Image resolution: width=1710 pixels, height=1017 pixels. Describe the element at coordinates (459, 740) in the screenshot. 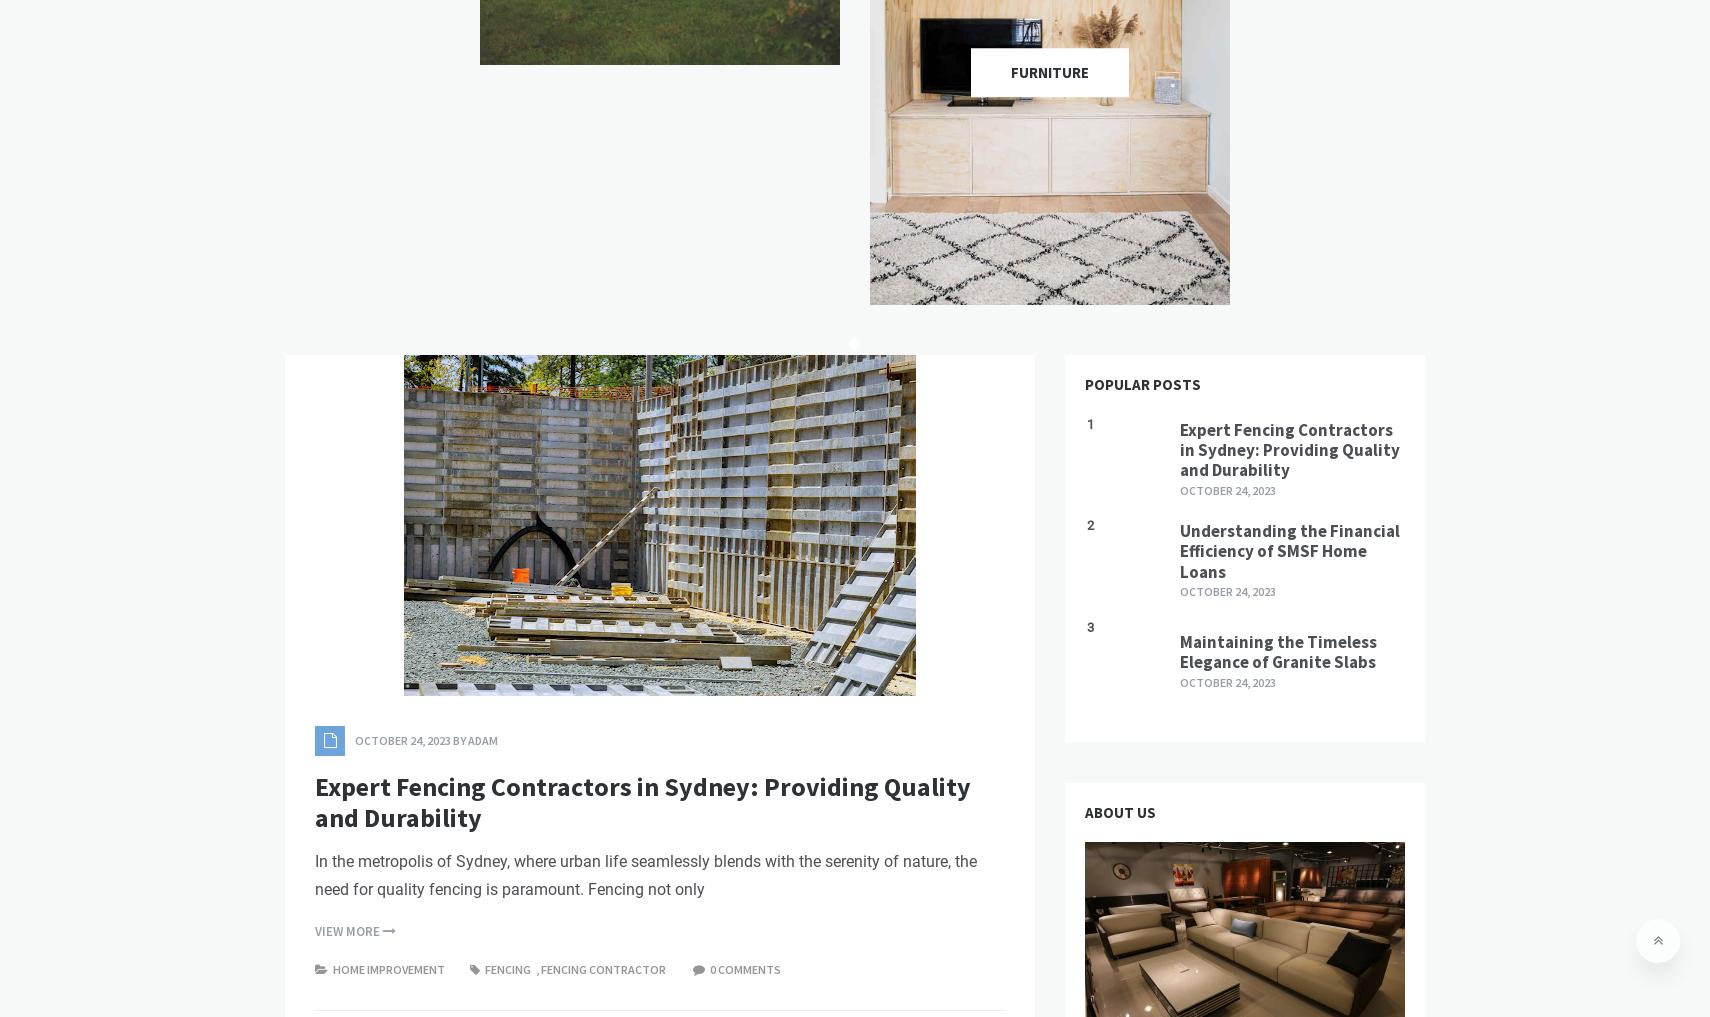

I see `'by'` at that location.